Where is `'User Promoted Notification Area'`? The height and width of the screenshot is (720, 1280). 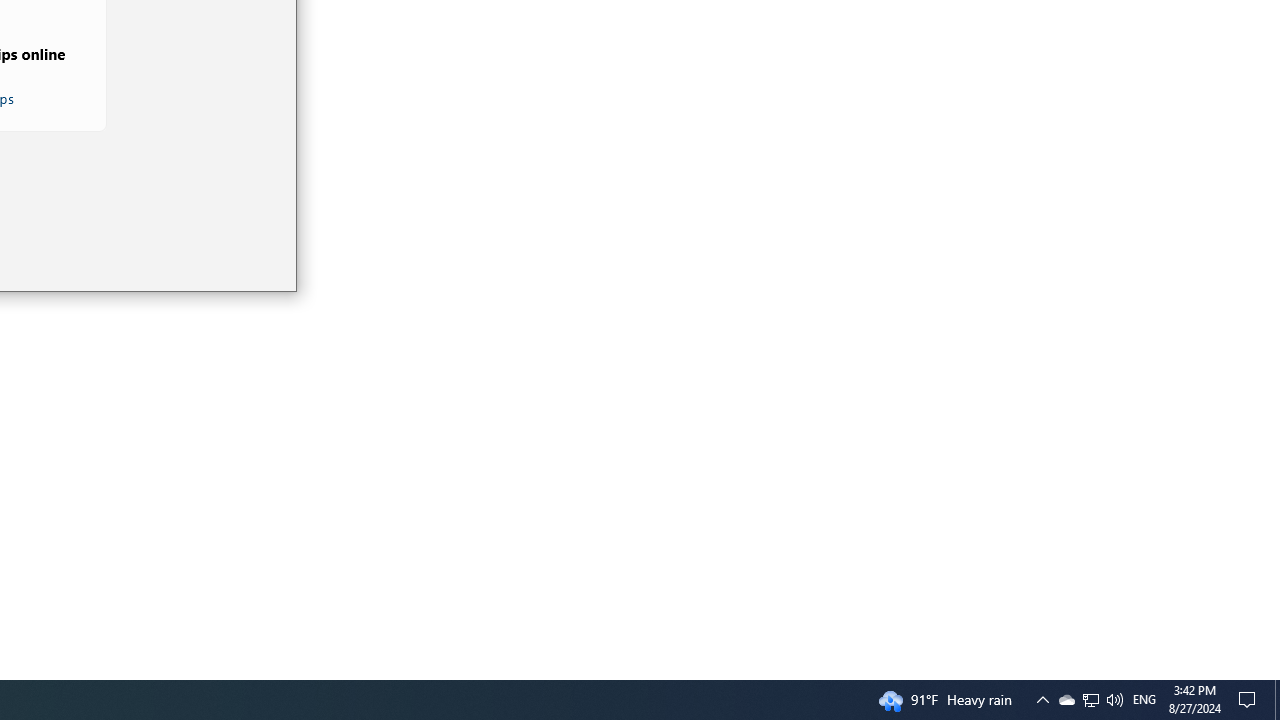 'User Promoted Notification Area' is located at coordinates (1041, 698).